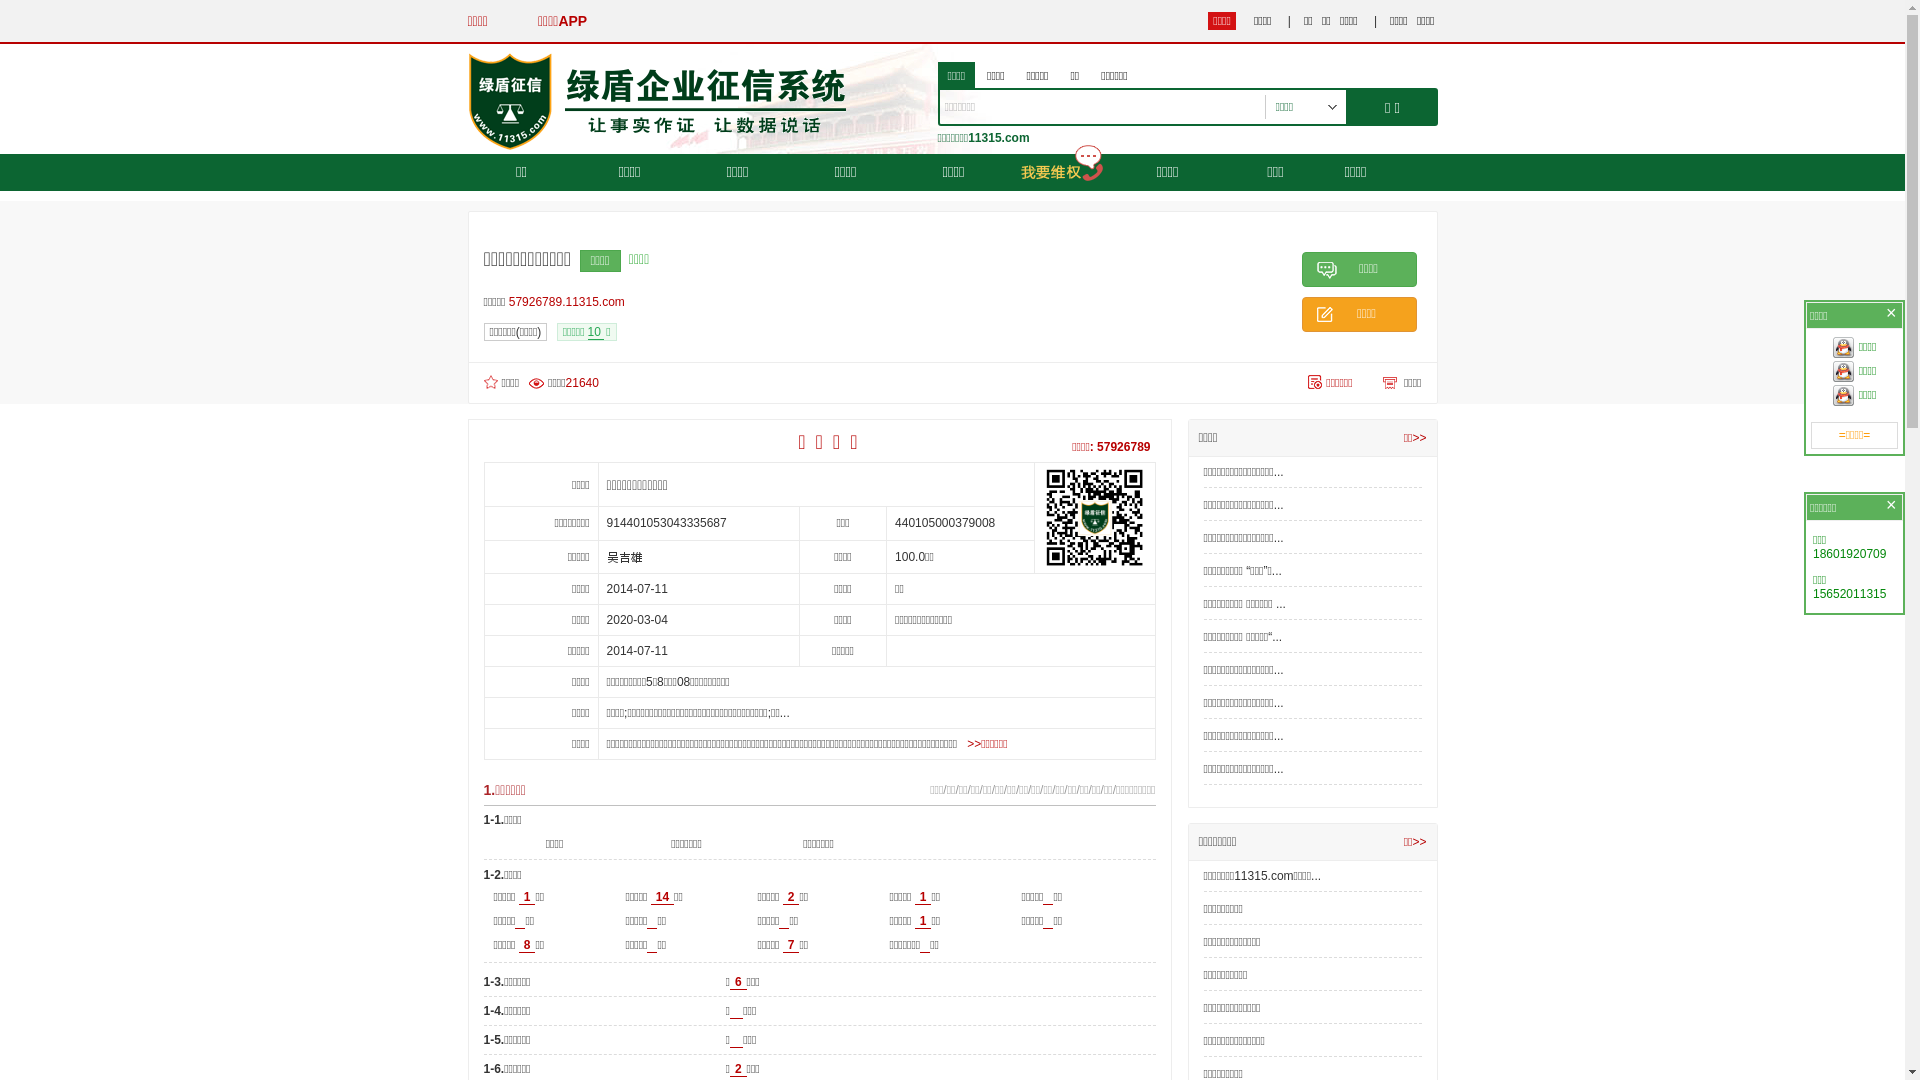 Image resolution: width=1920 pixels, height=1080 pixels. I want to click on '8', so click(527, 945).